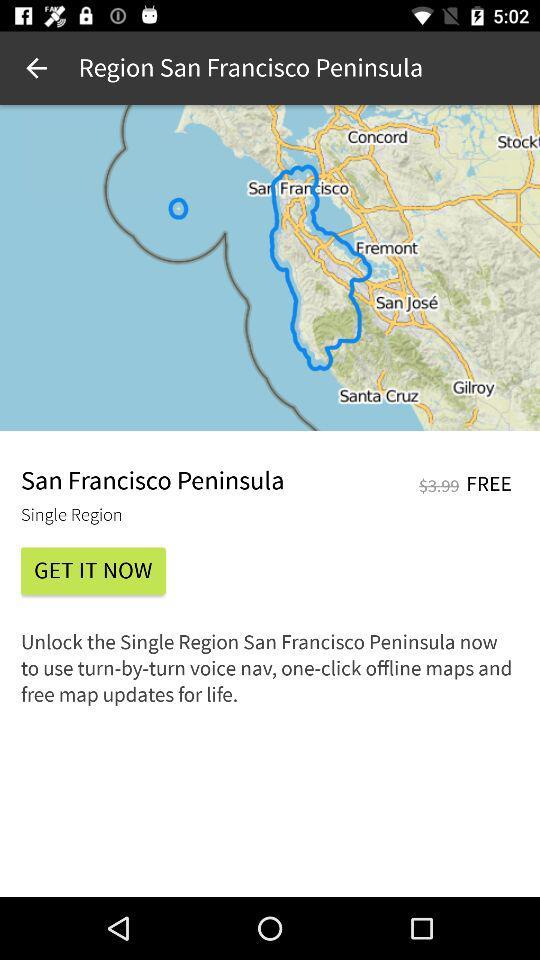  What do you see at coordinates (92, 571) in the screenshot?
I see `the item below single region item` at bounding box center [92, 571].